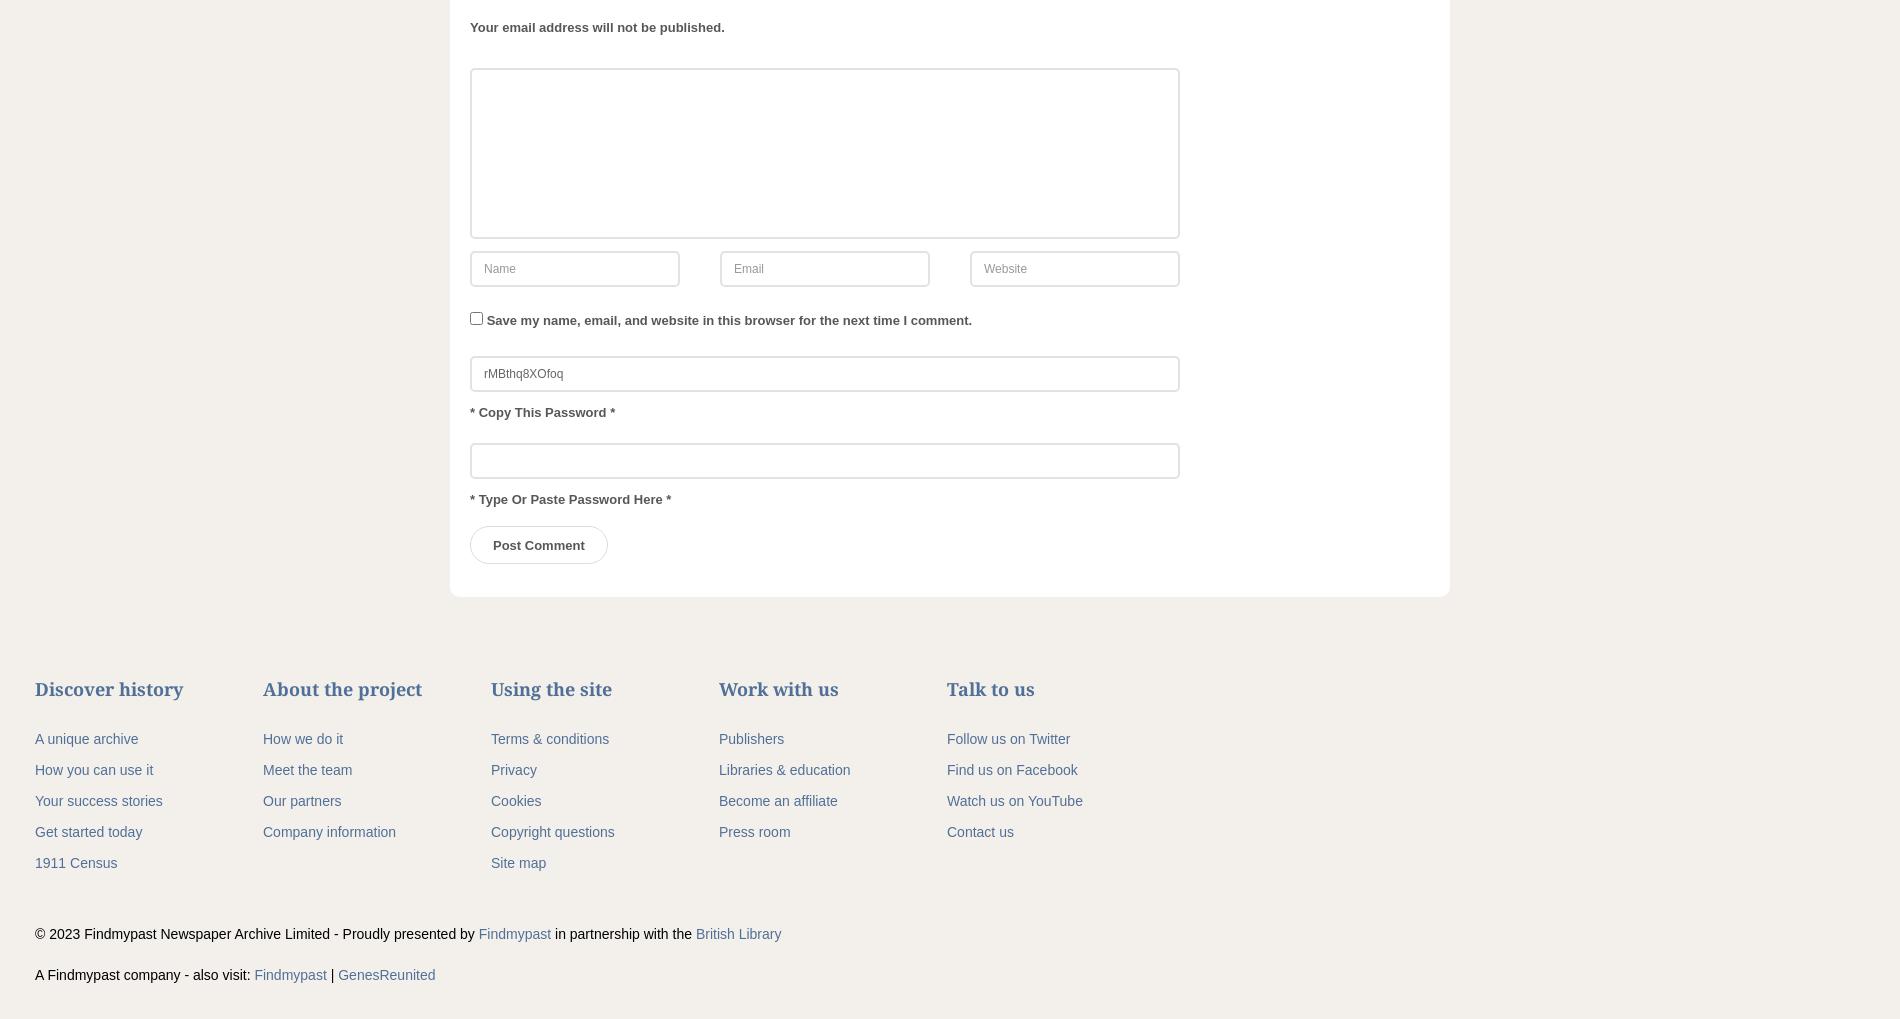  What do you see at coordinates (94, 768) in the screenshot?
I see `'How you can use it'` at bounding box center [94, 768].